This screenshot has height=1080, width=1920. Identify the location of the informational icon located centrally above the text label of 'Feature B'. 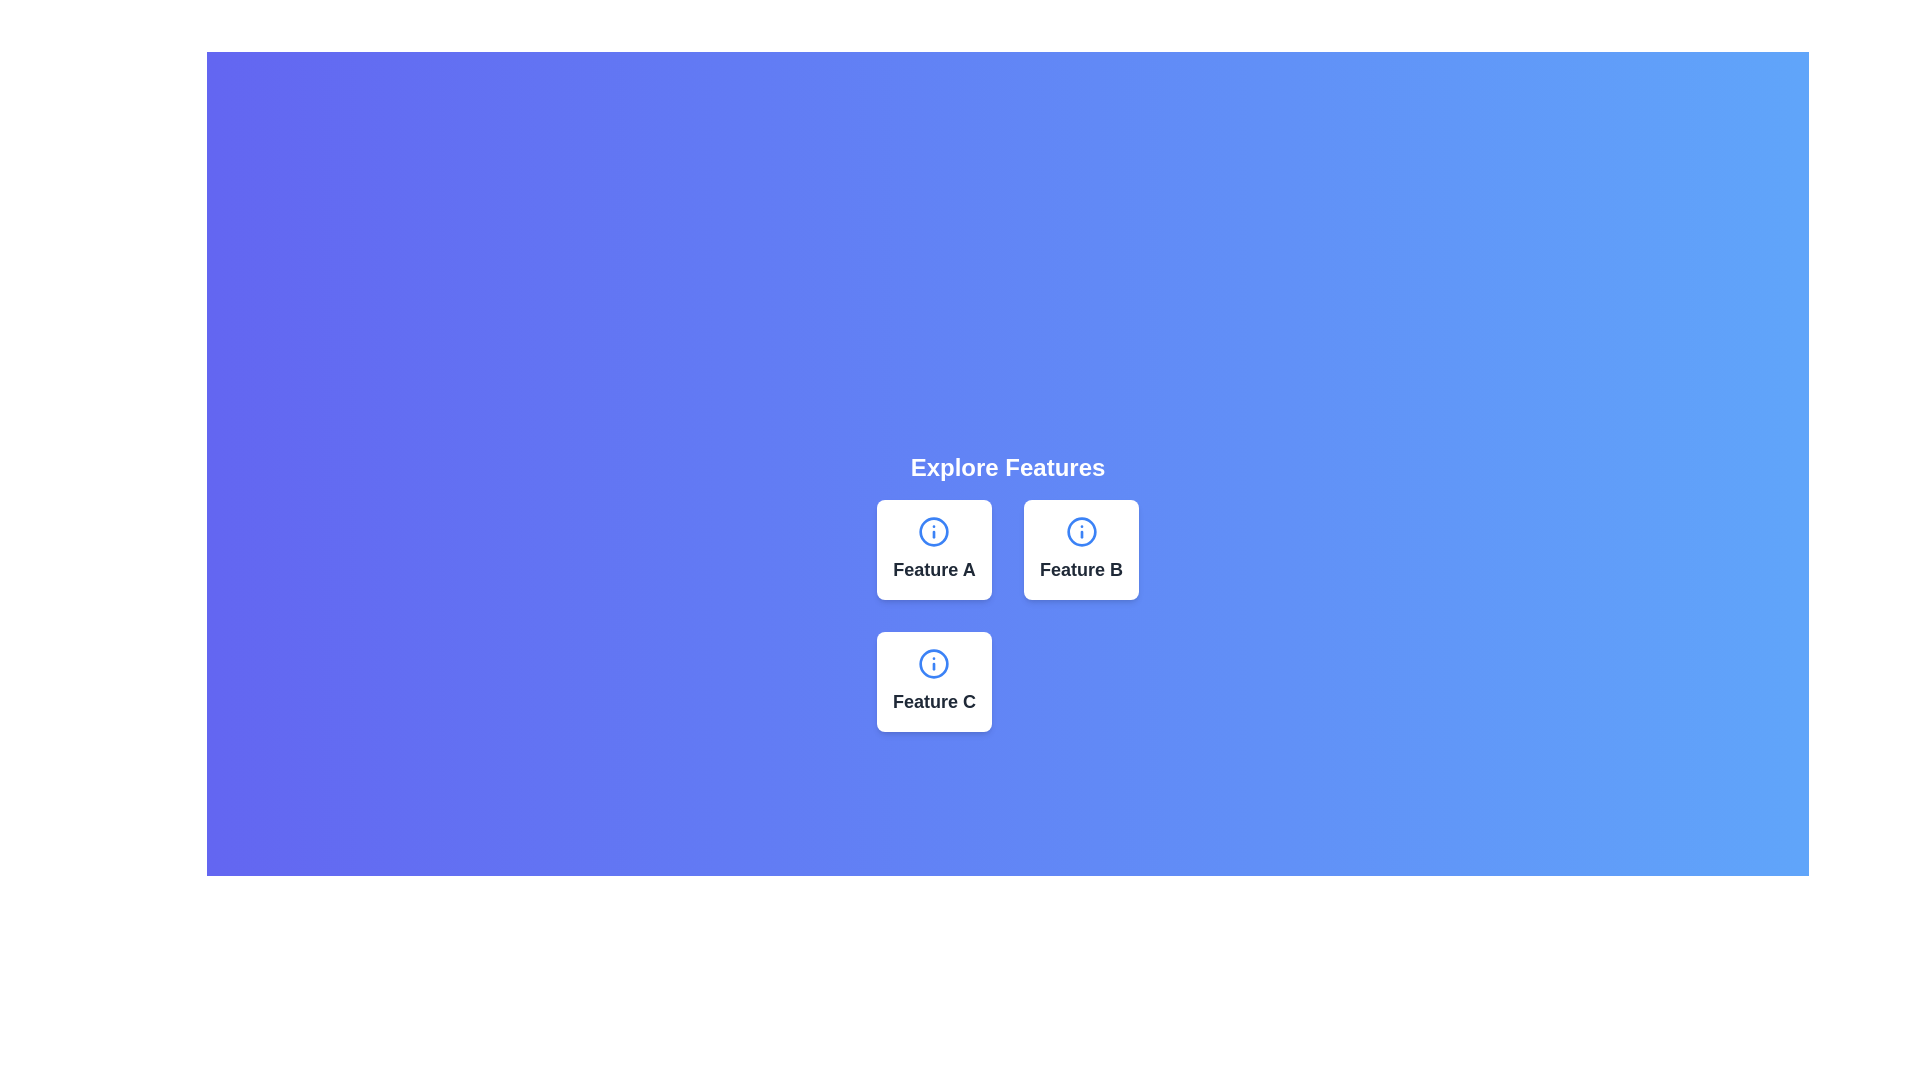
(1080, 531).